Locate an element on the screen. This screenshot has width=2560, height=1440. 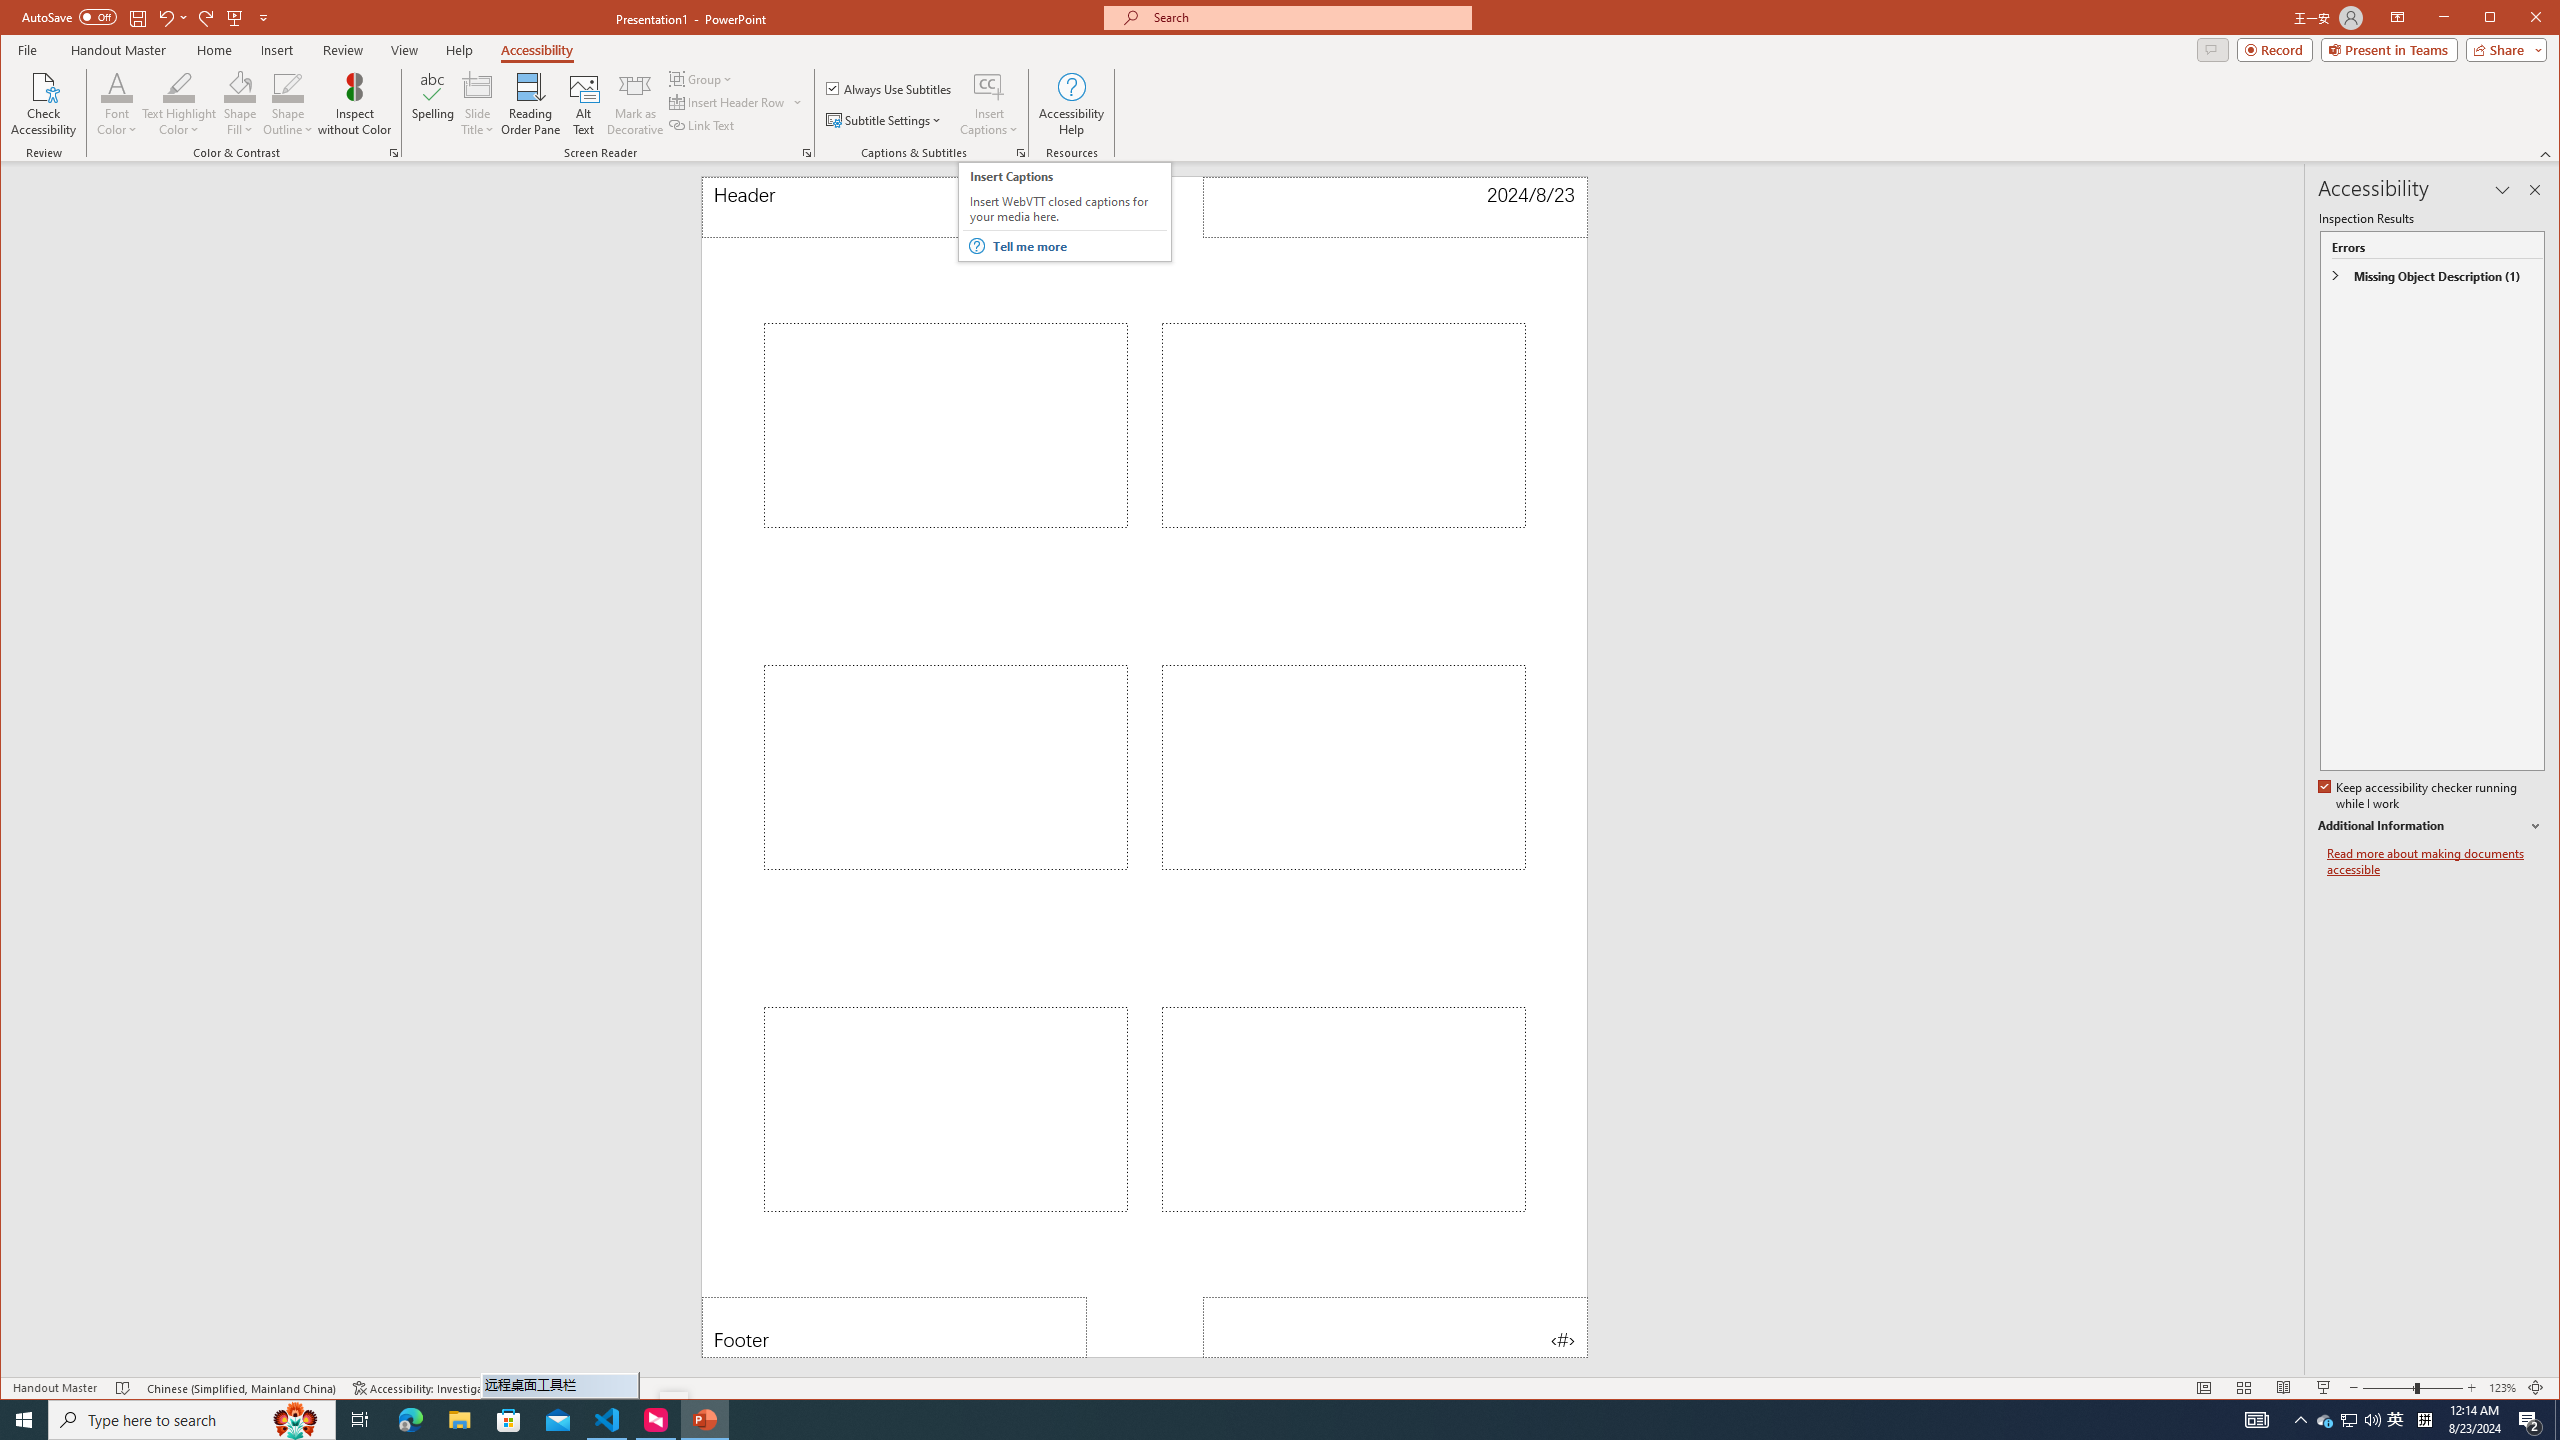
'Inspect without Color' is located at coordinates (354, 103).